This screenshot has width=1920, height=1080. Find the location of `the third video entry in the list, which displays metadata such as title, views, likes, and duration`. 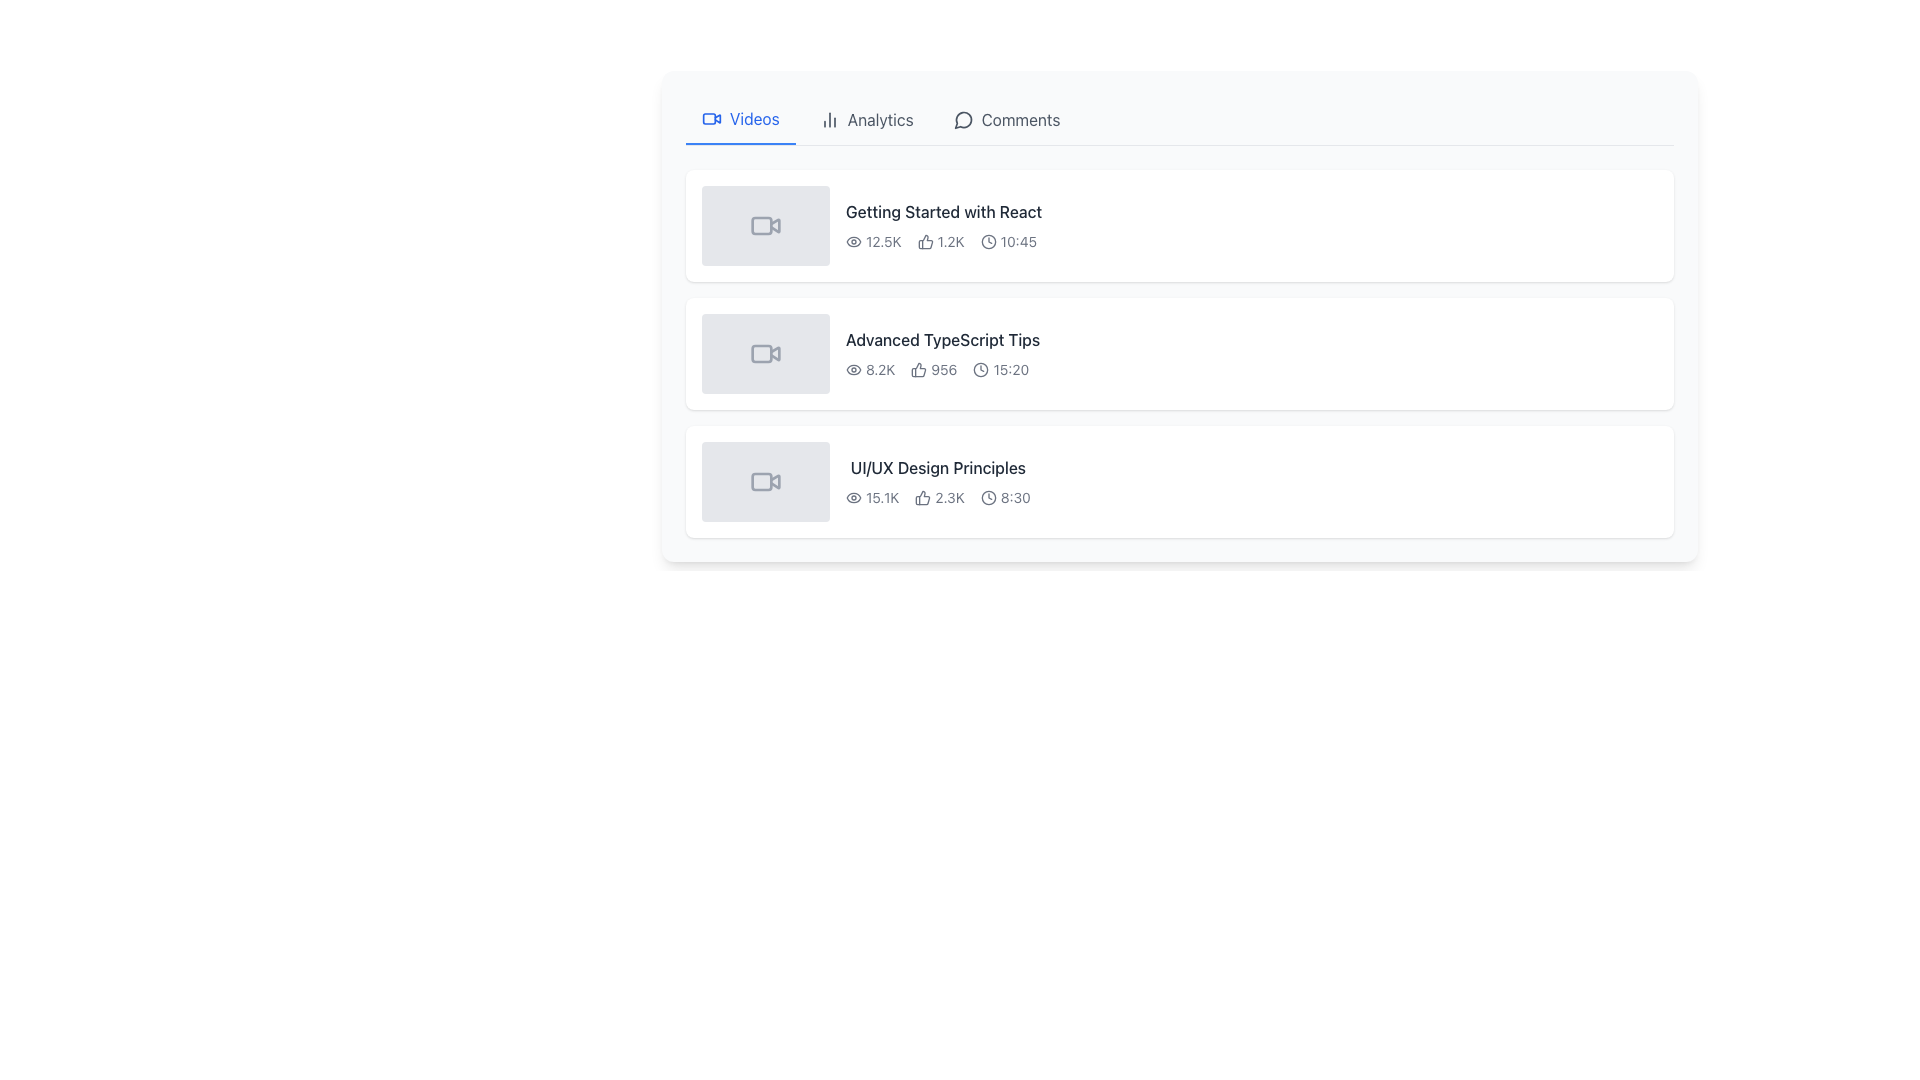

the third video entry in the list, which displays metadata such as title, views, likes, and duration is located at coordinates (1180, 482).